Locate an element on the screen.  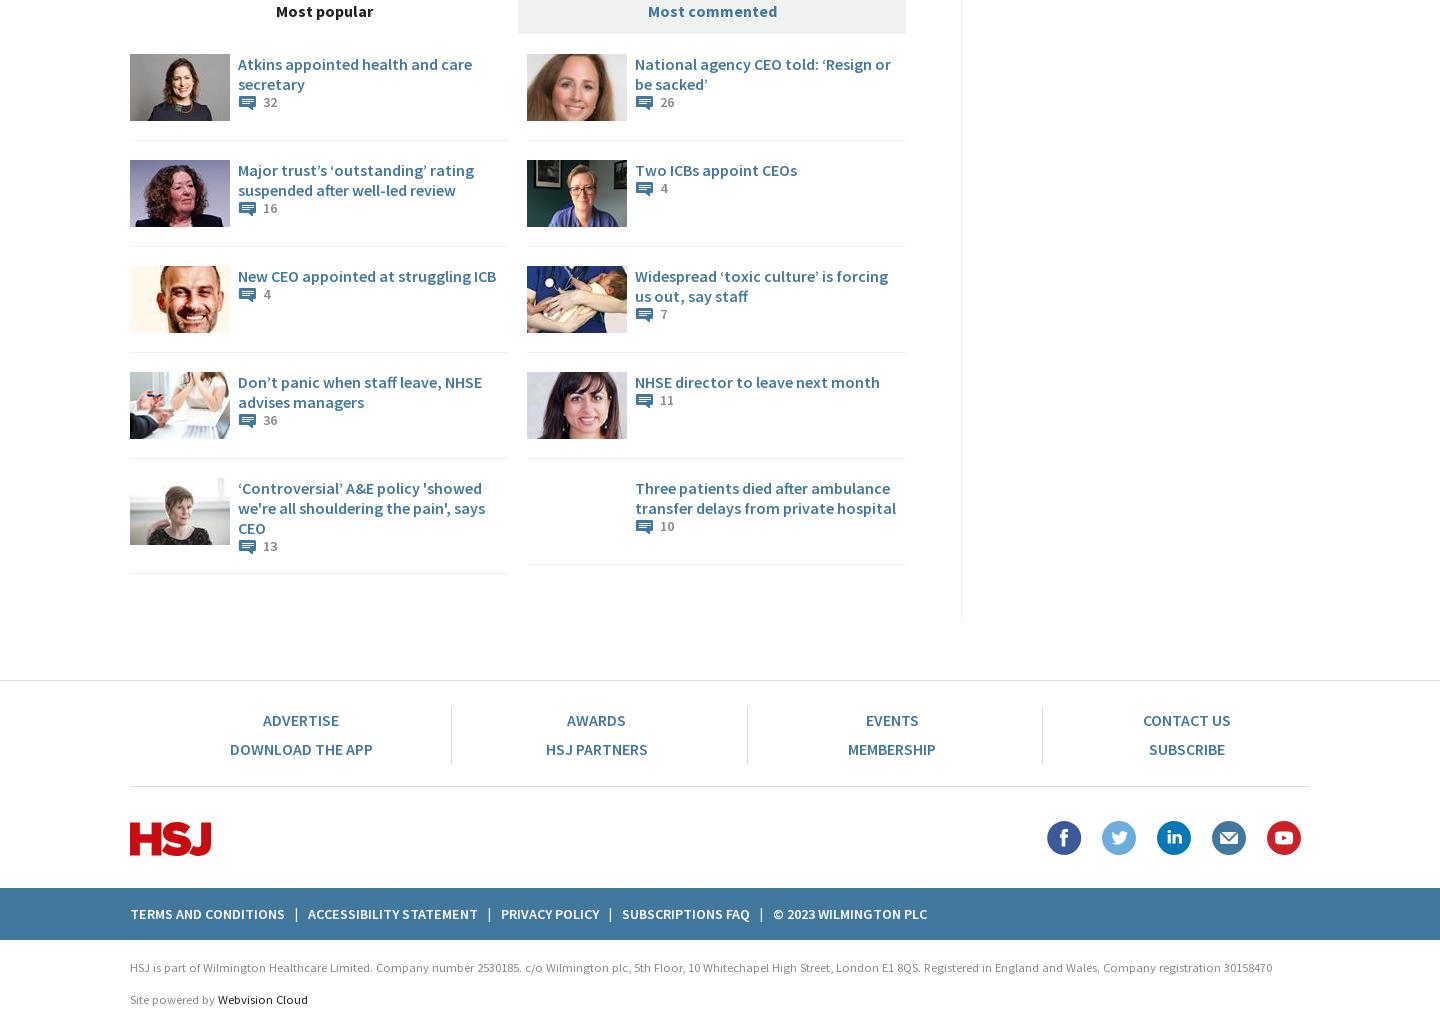
'Subscriptions FAQ' is located at coordinates (686, 913).